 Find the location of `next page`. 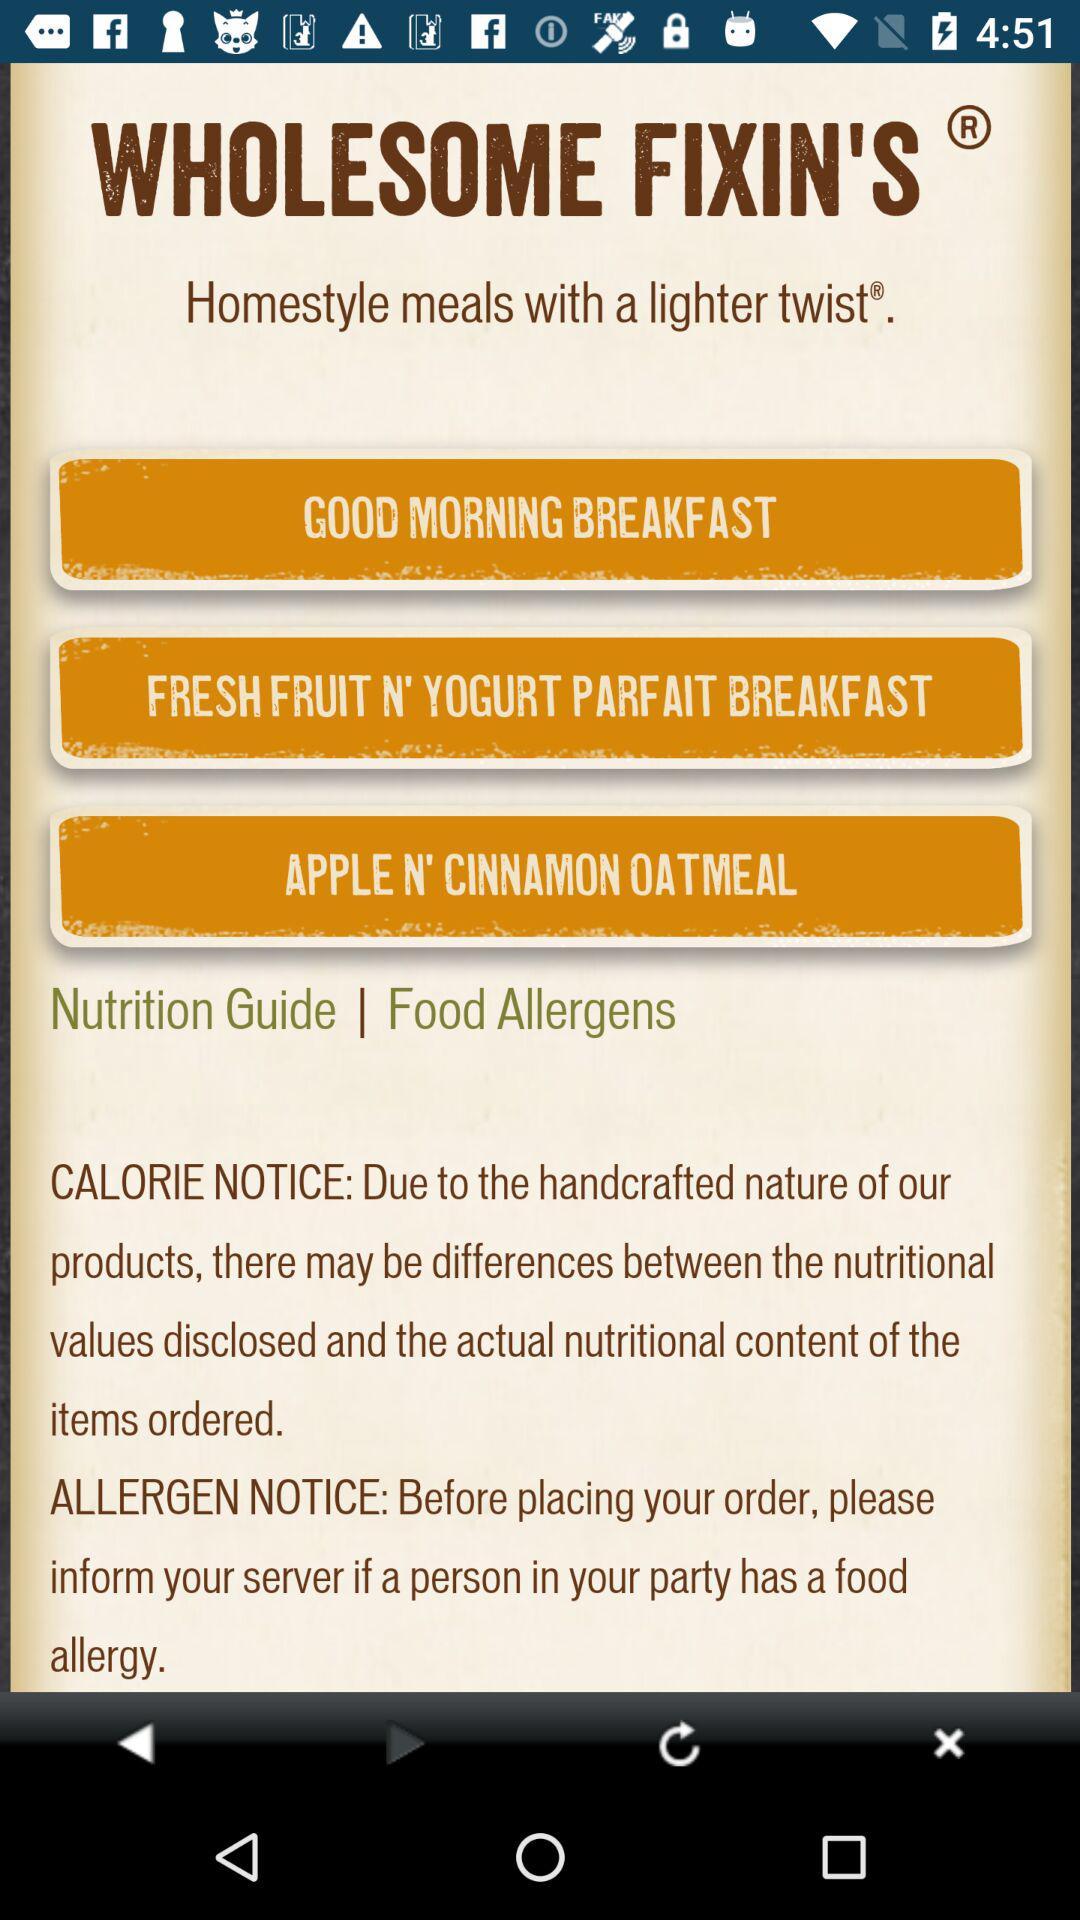

next page is located at coordinates (405, 1741).